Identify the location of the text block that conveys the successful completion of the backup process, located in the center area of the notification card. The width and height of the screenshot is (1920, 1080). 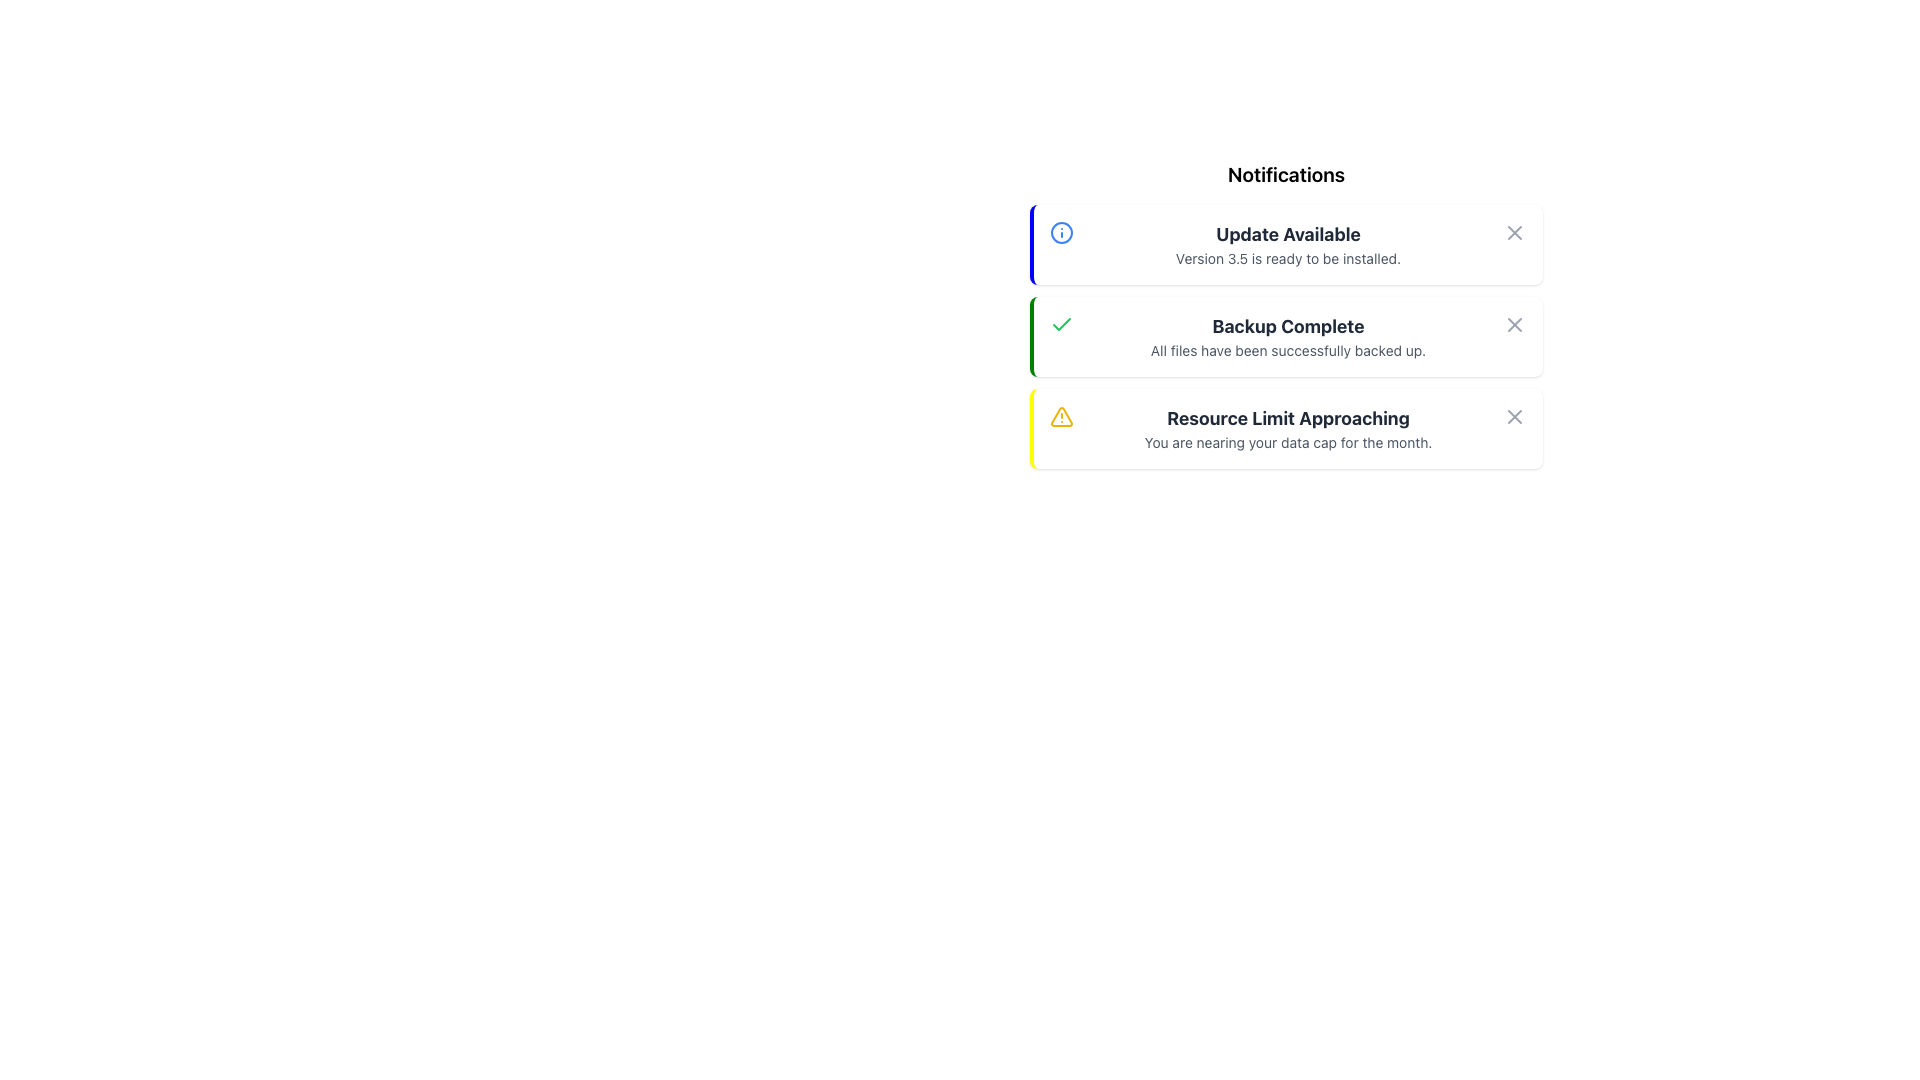
(1288, 335).